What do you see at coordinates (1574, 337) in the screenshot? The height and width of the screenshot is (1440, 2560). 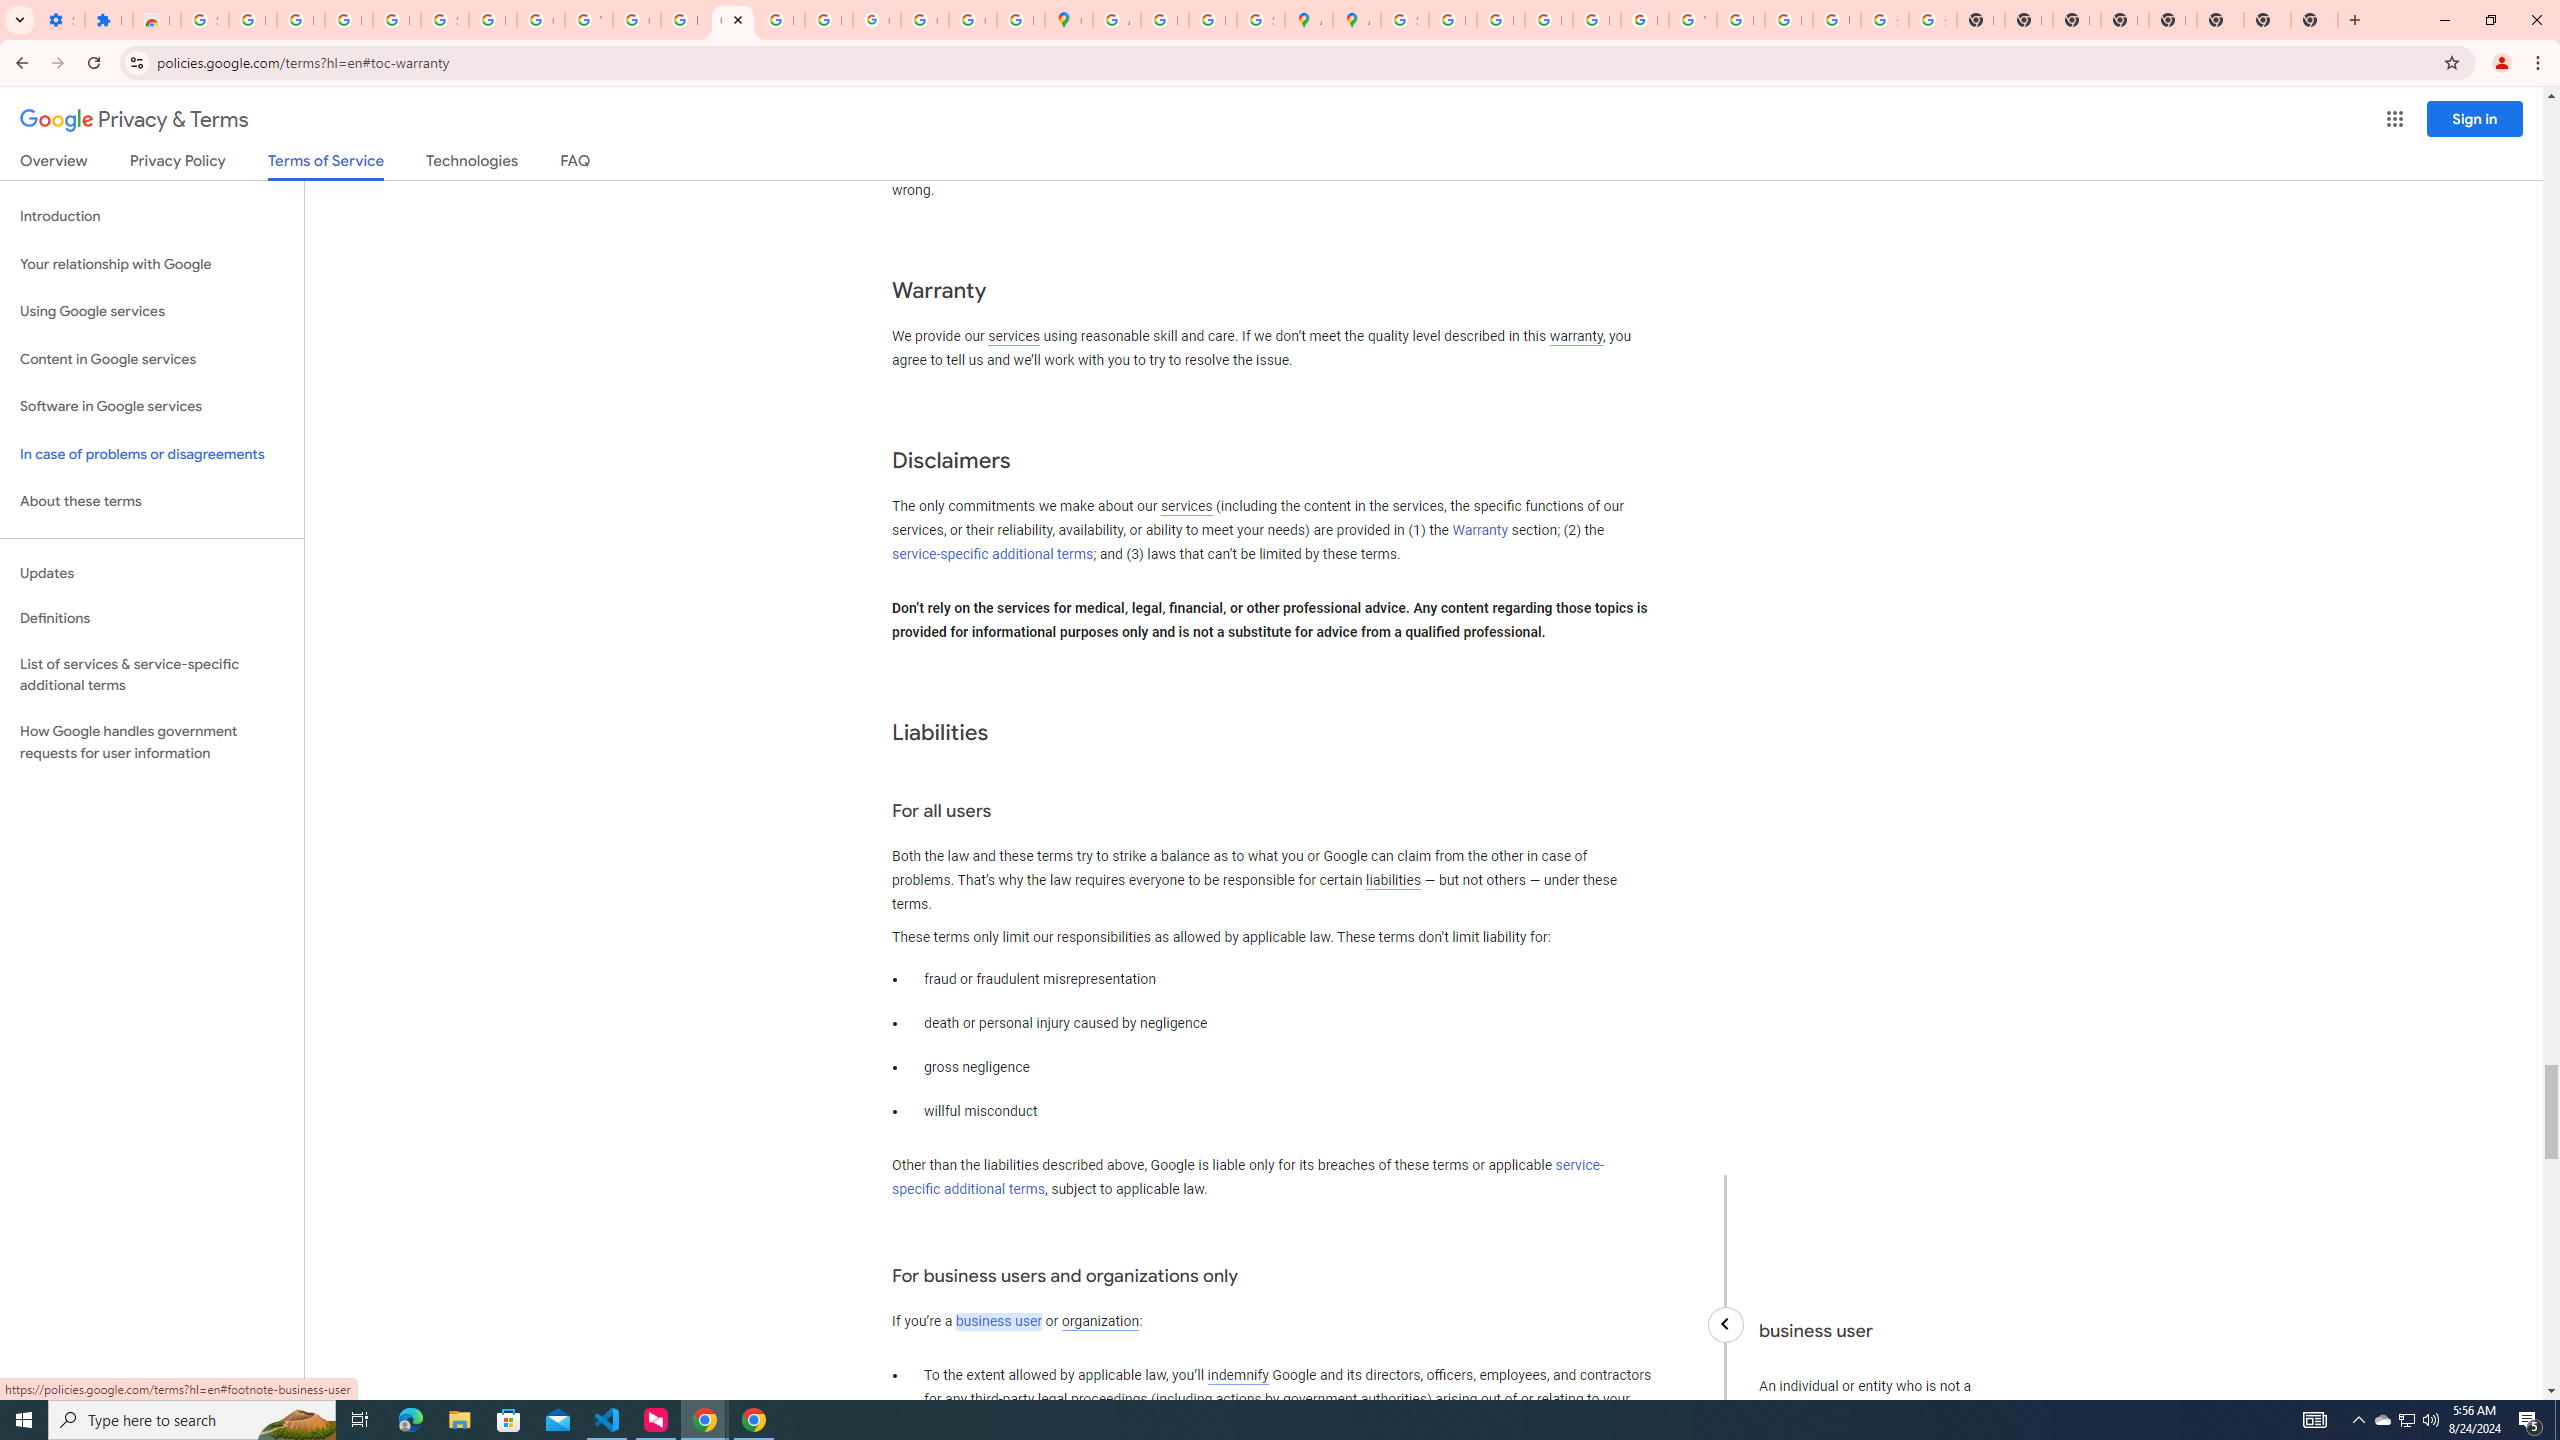 I see `'warranty'` at bounding box center [1574, 337].